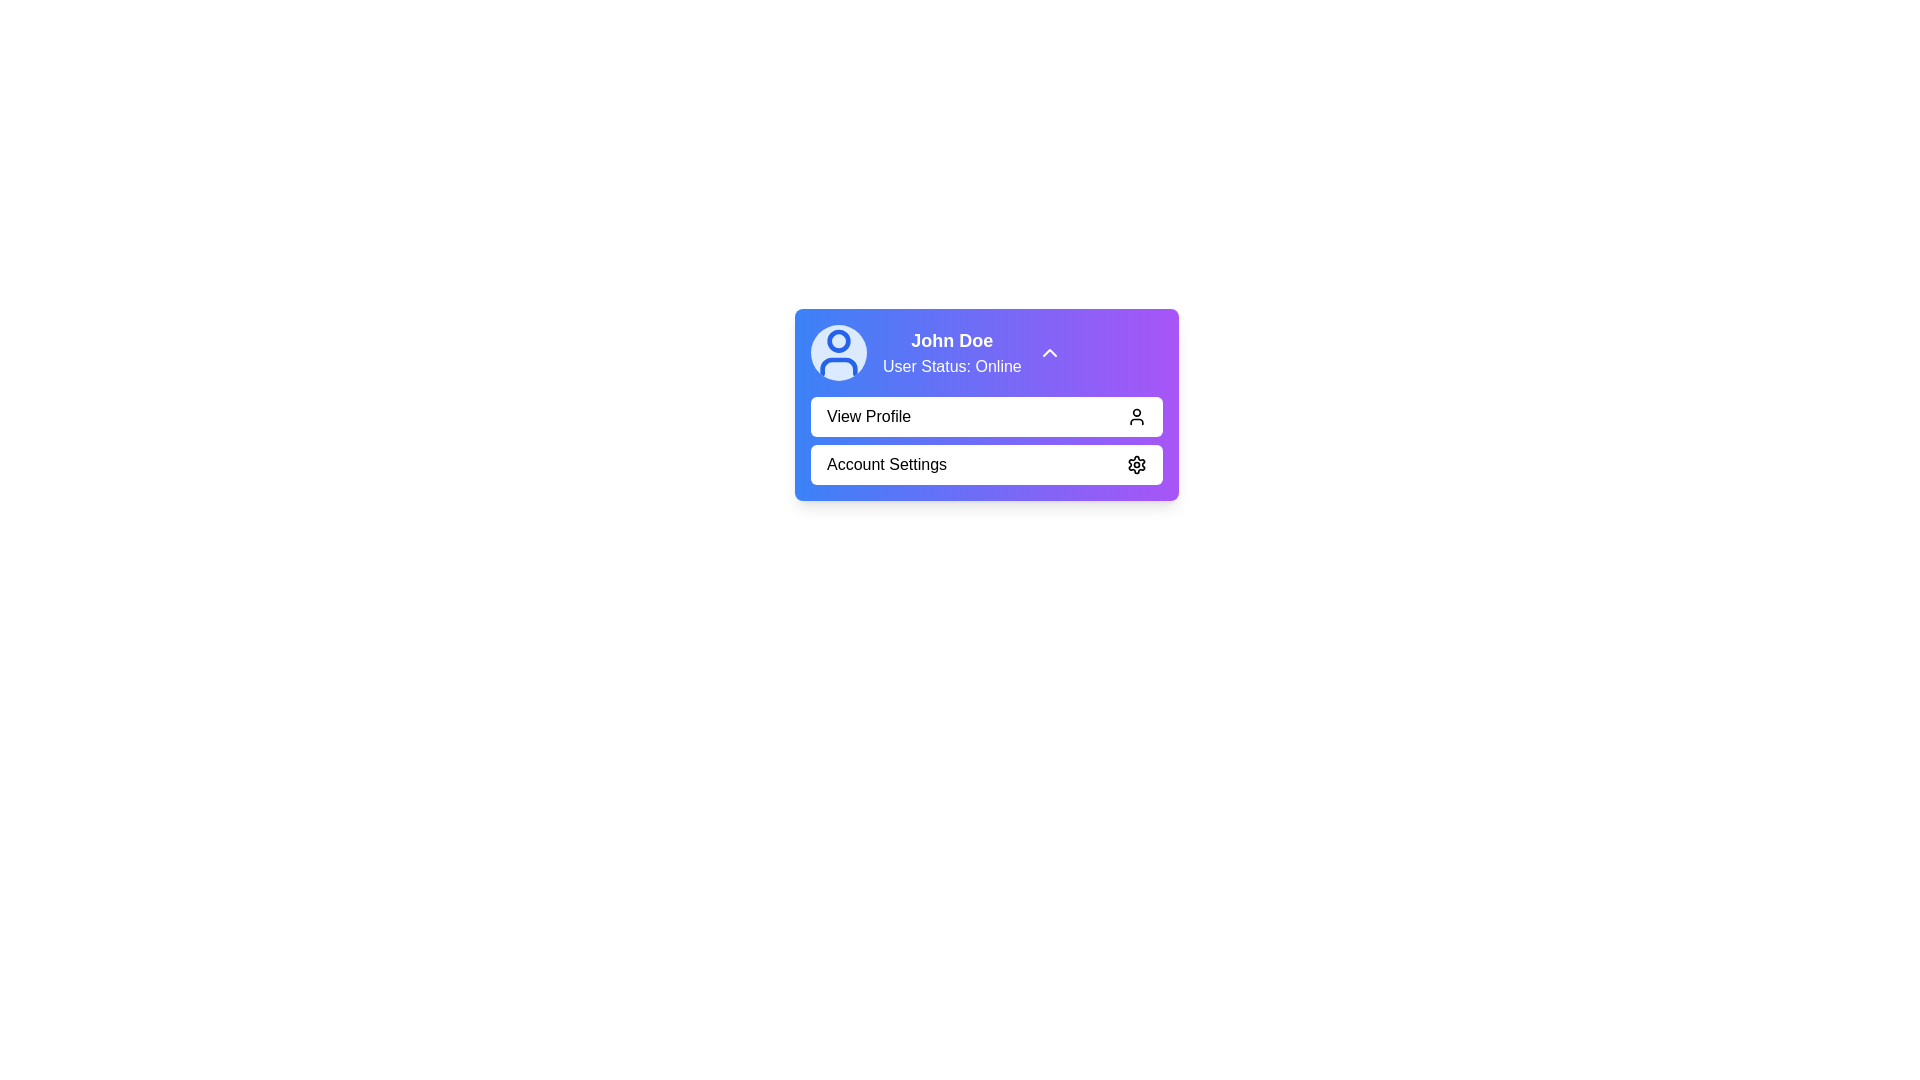  Describe the element at coordinates (951, 352) in the screenshot. I see `displayed information from the text content showing 'John Doe' and 'User Status: Online', which is located to the right of the avatar icon` at that location.